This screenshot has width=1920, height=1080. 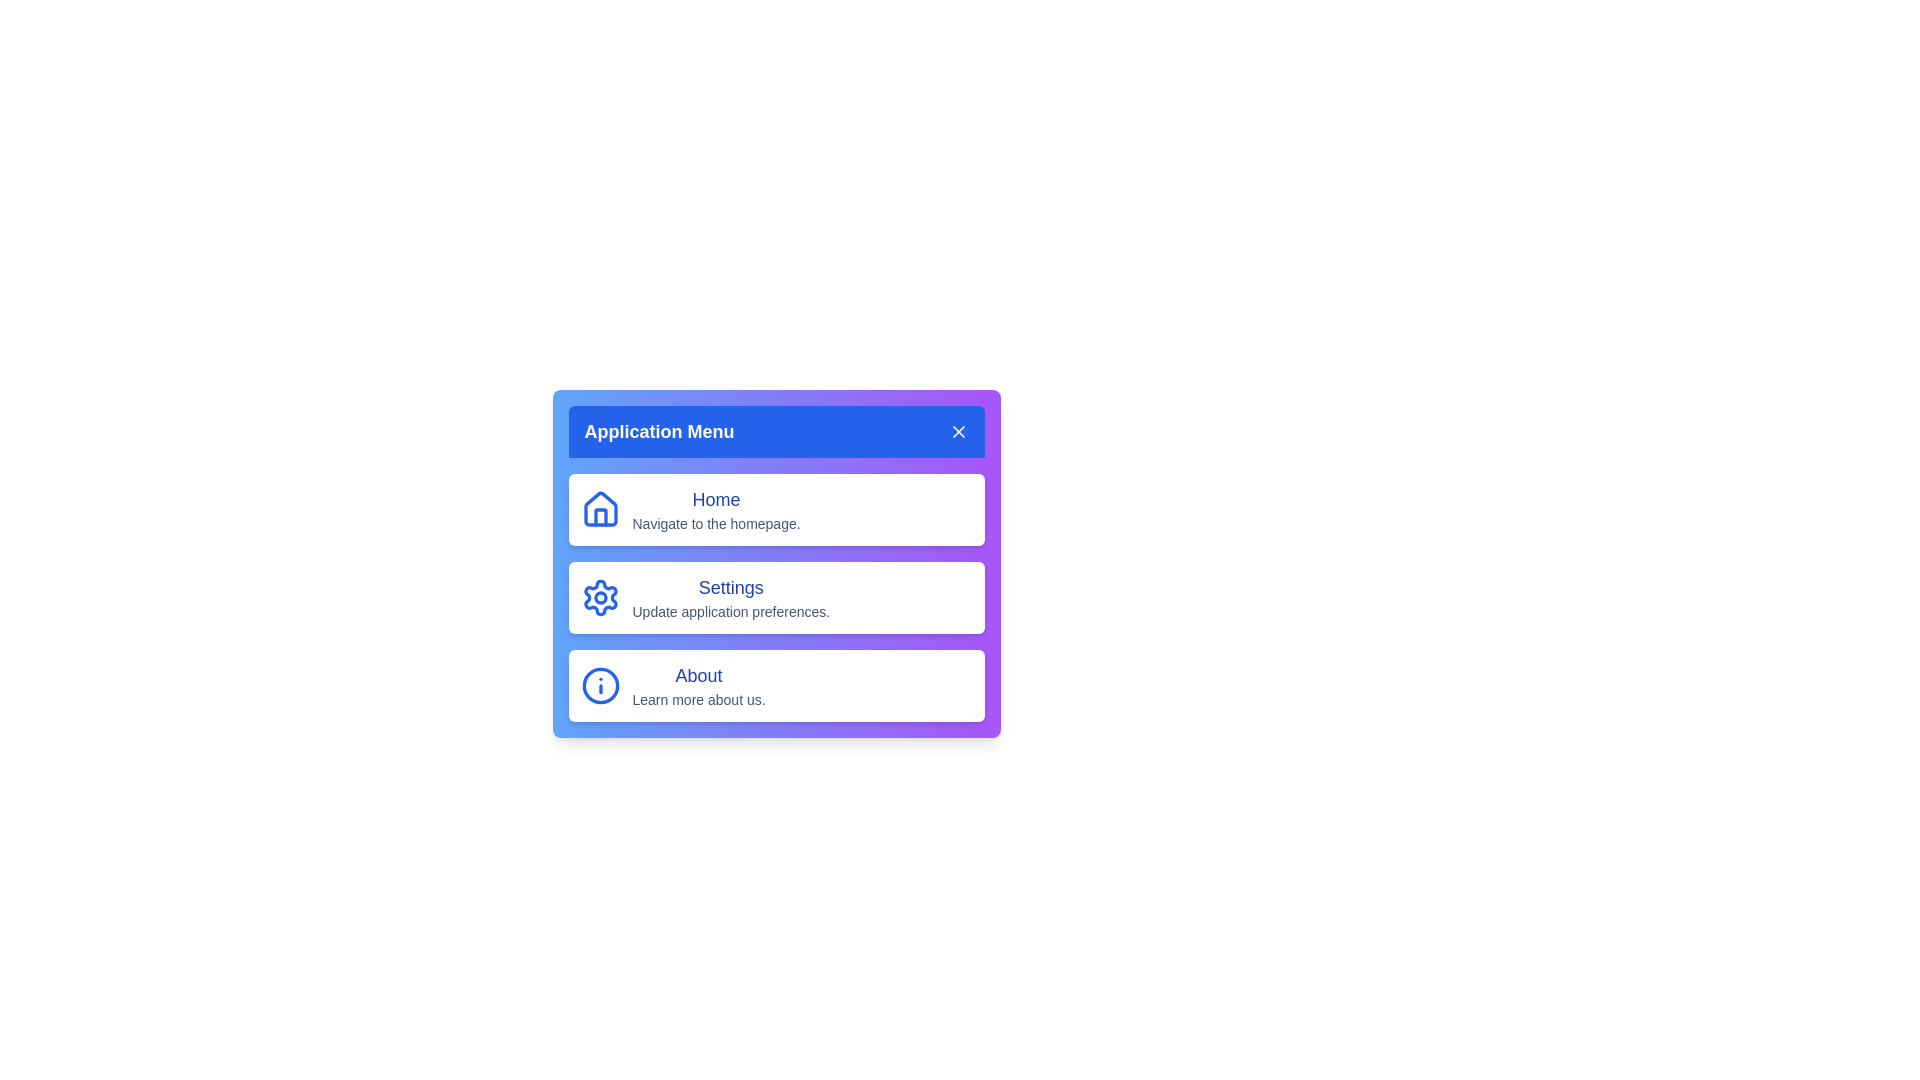 I want to click on the close button to toggle the visibility of the menu, so click(x=957, y=431).